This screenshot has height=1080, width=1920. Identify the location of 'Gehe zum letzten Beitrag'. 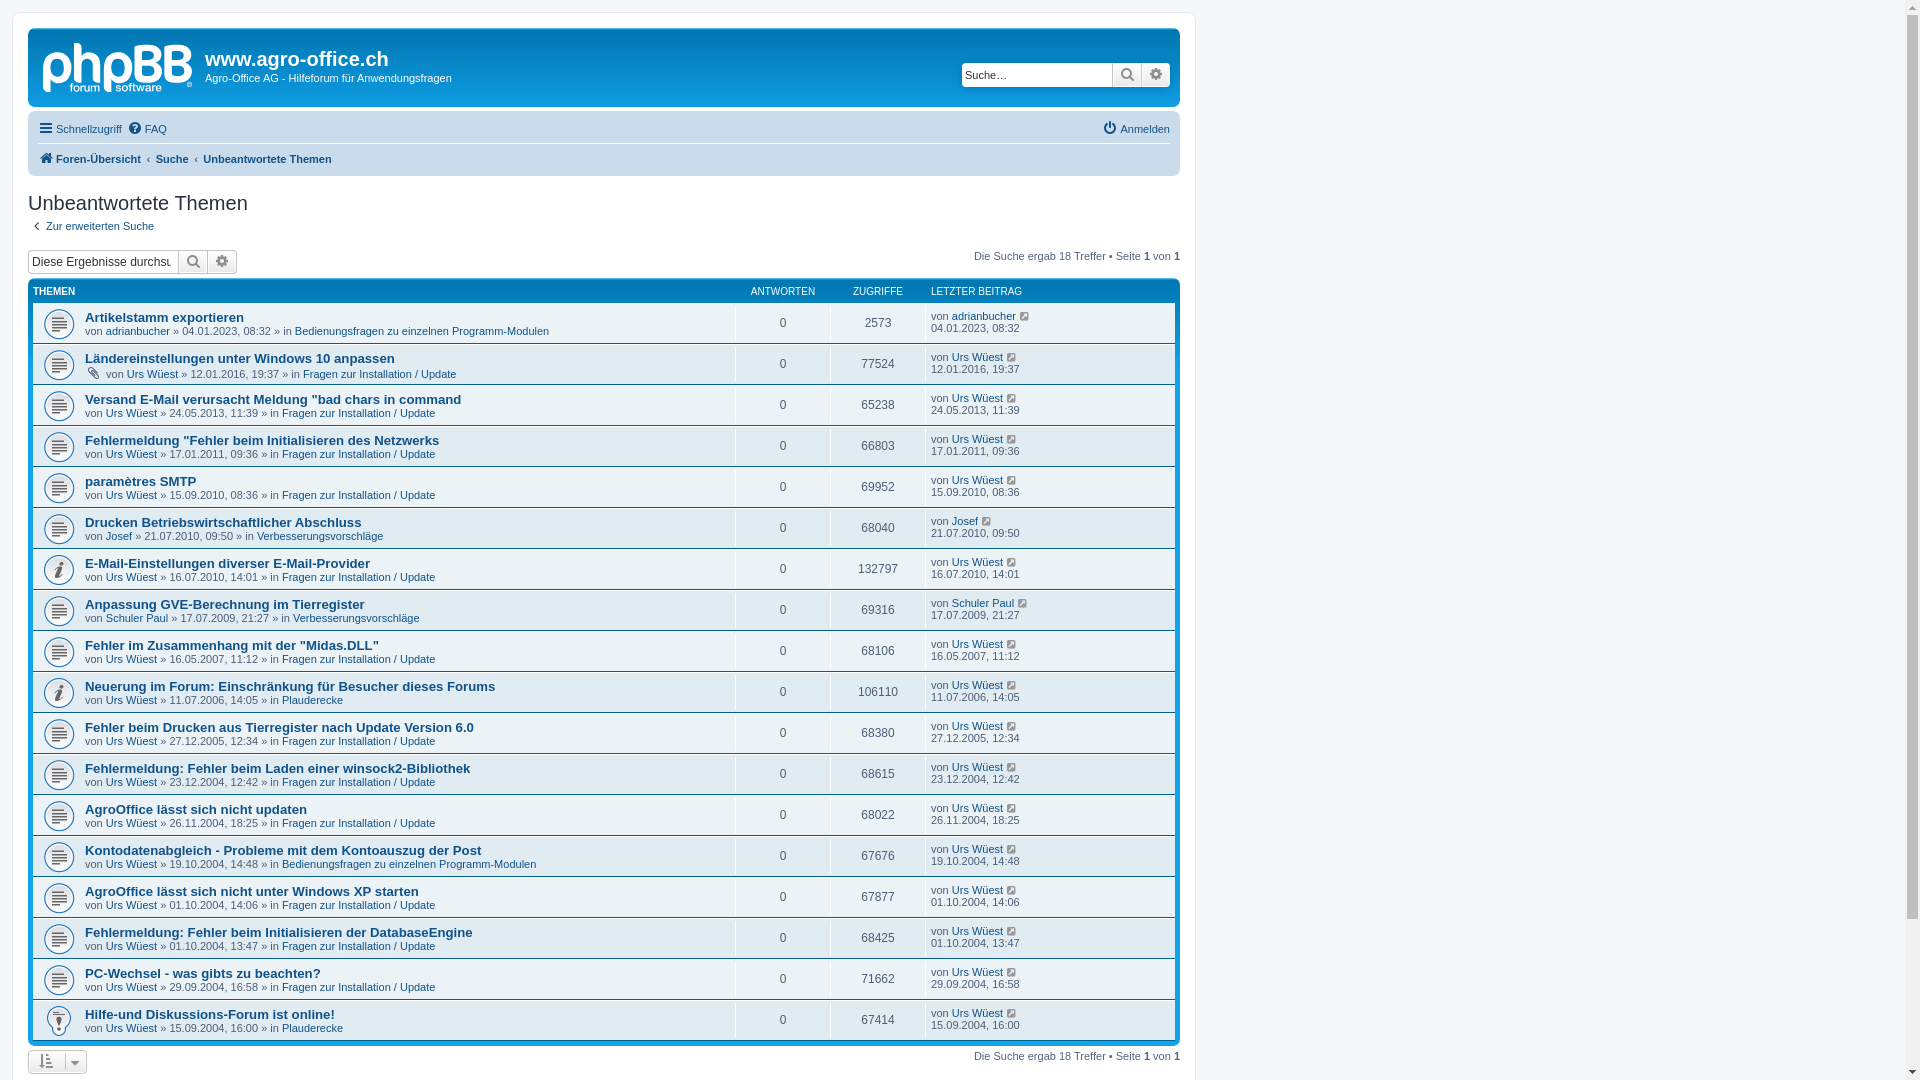
(987, 519).